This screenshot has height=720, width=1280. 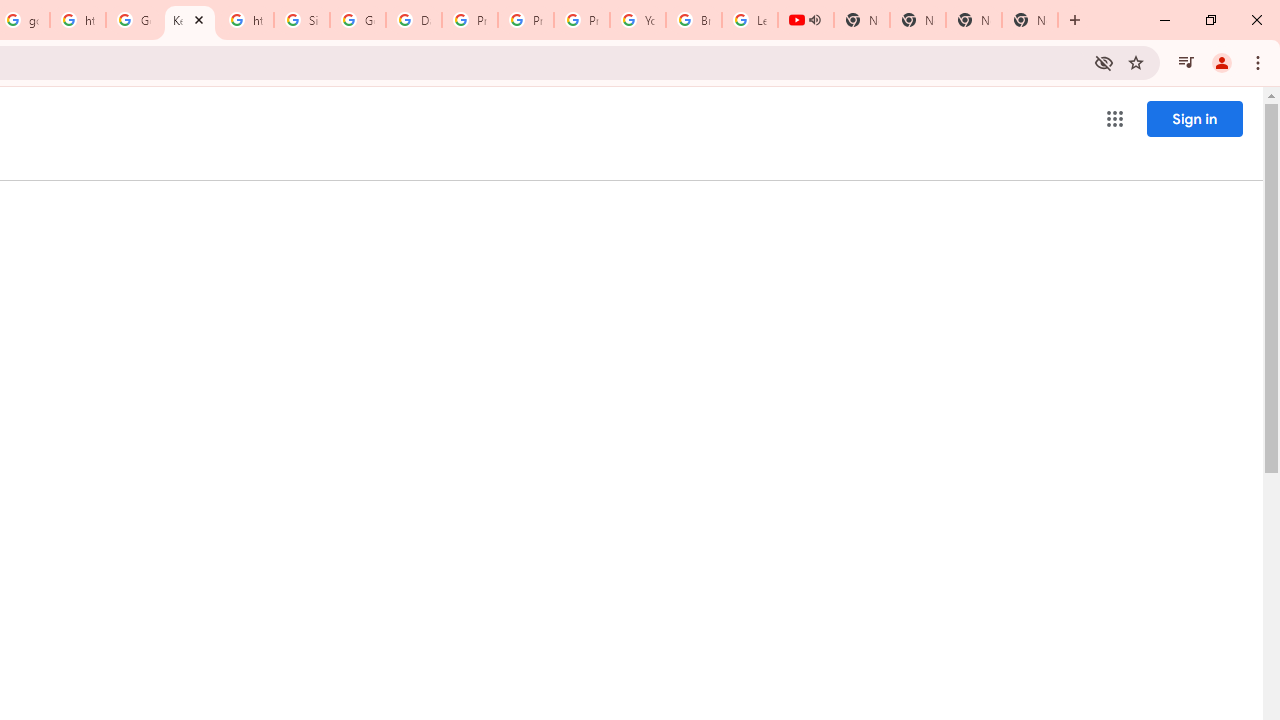 What do you see at coordinates (526, 20) in the screenshot?
I see `'Privacy Help Center - Policies Help'` at bounding box center [526, 20].